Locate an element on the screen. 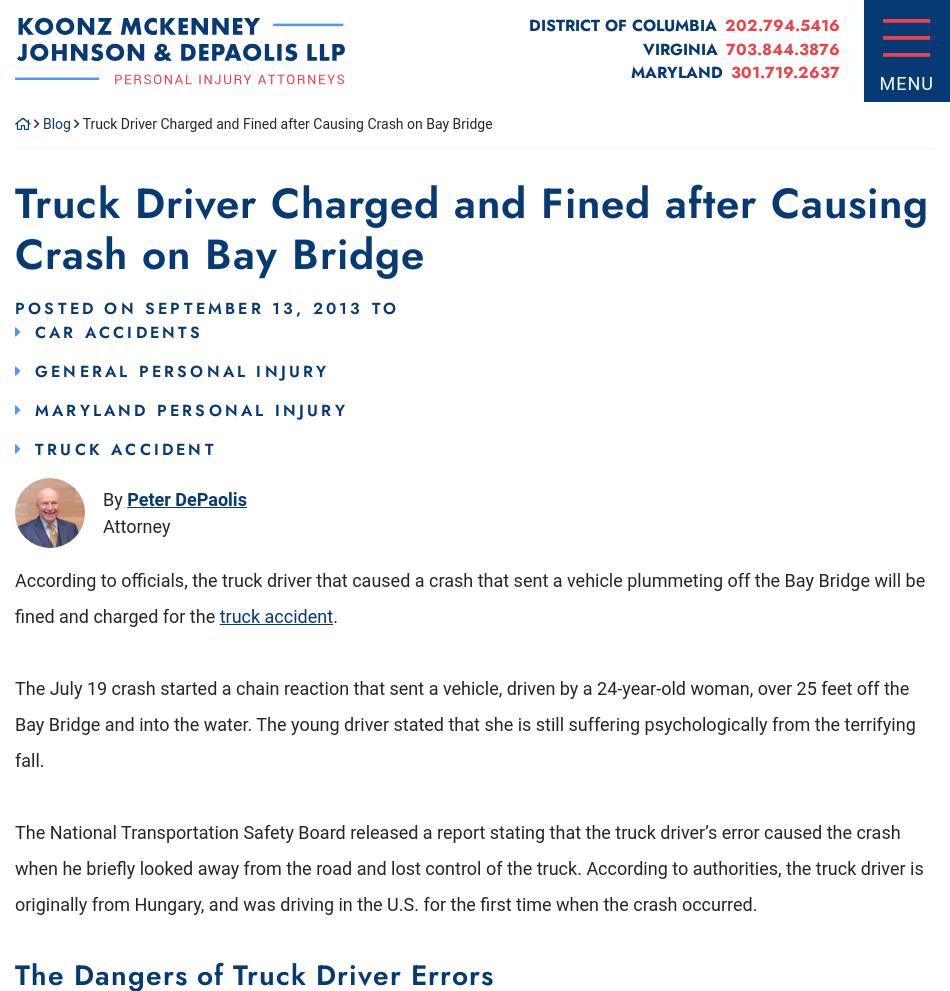 This screenshot has height=991, width=950. 'Traumatic Brain Injury' is located at coordinates (199, 204).